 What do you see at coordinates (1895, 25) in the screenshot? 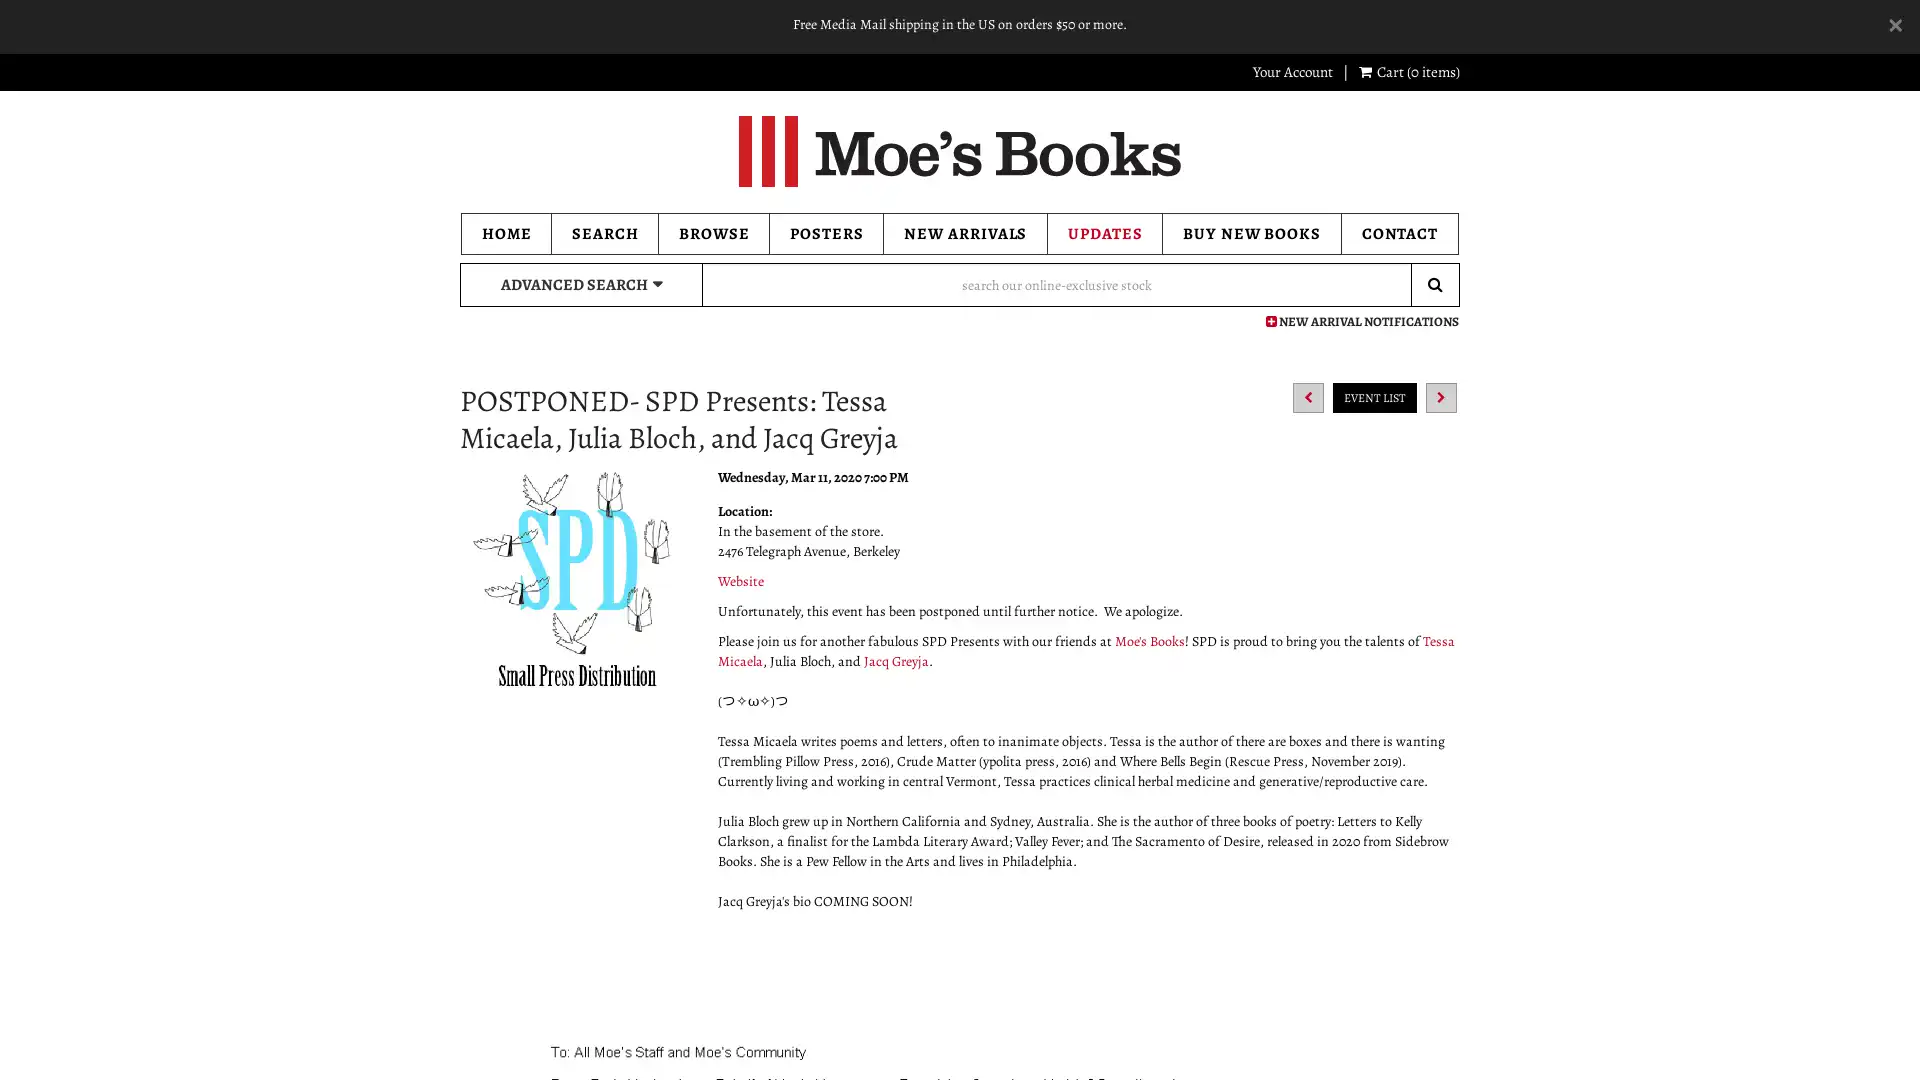
I see `Dismiss Alert` at bounding box center [1895, 25].